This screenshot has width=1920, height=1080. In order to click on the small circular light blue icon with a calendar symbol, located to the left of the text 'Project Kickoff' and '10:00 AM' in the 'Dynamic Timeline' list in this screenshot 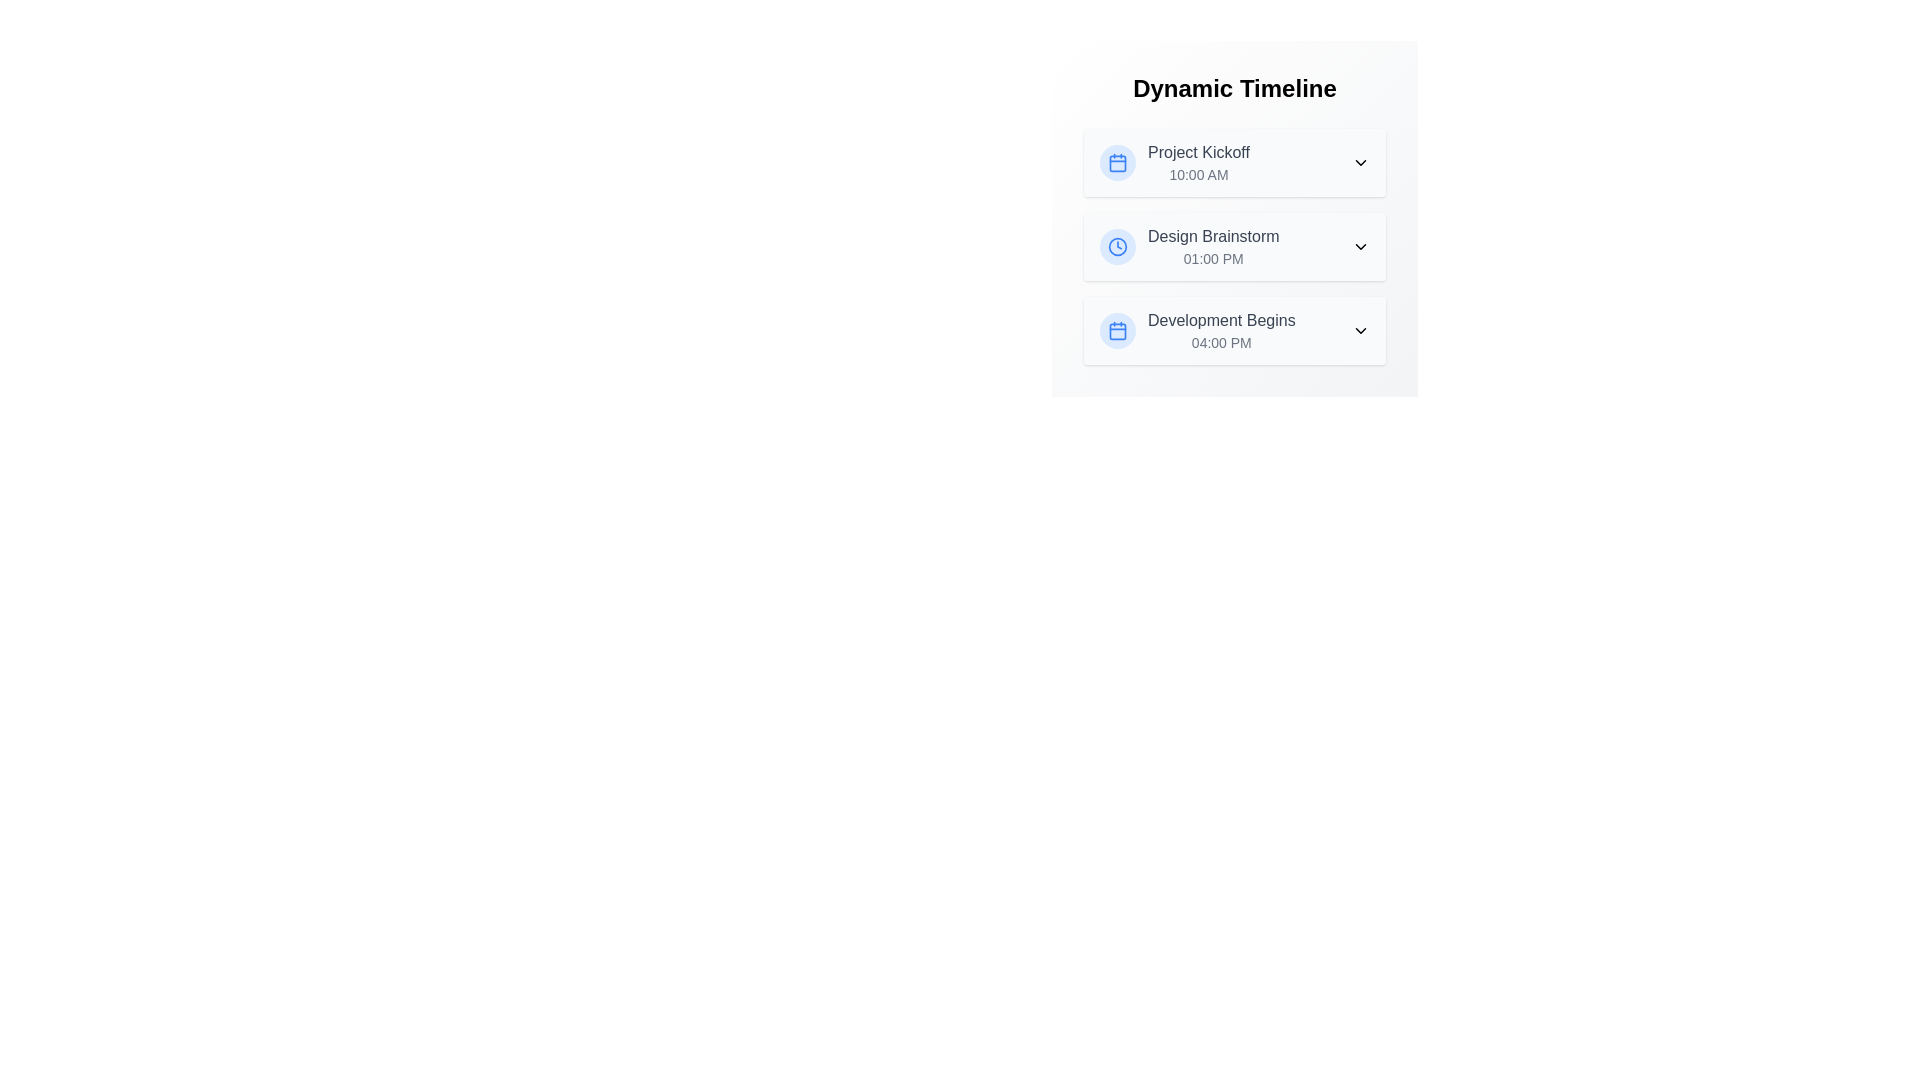, I will do `click(1117, 161)`.